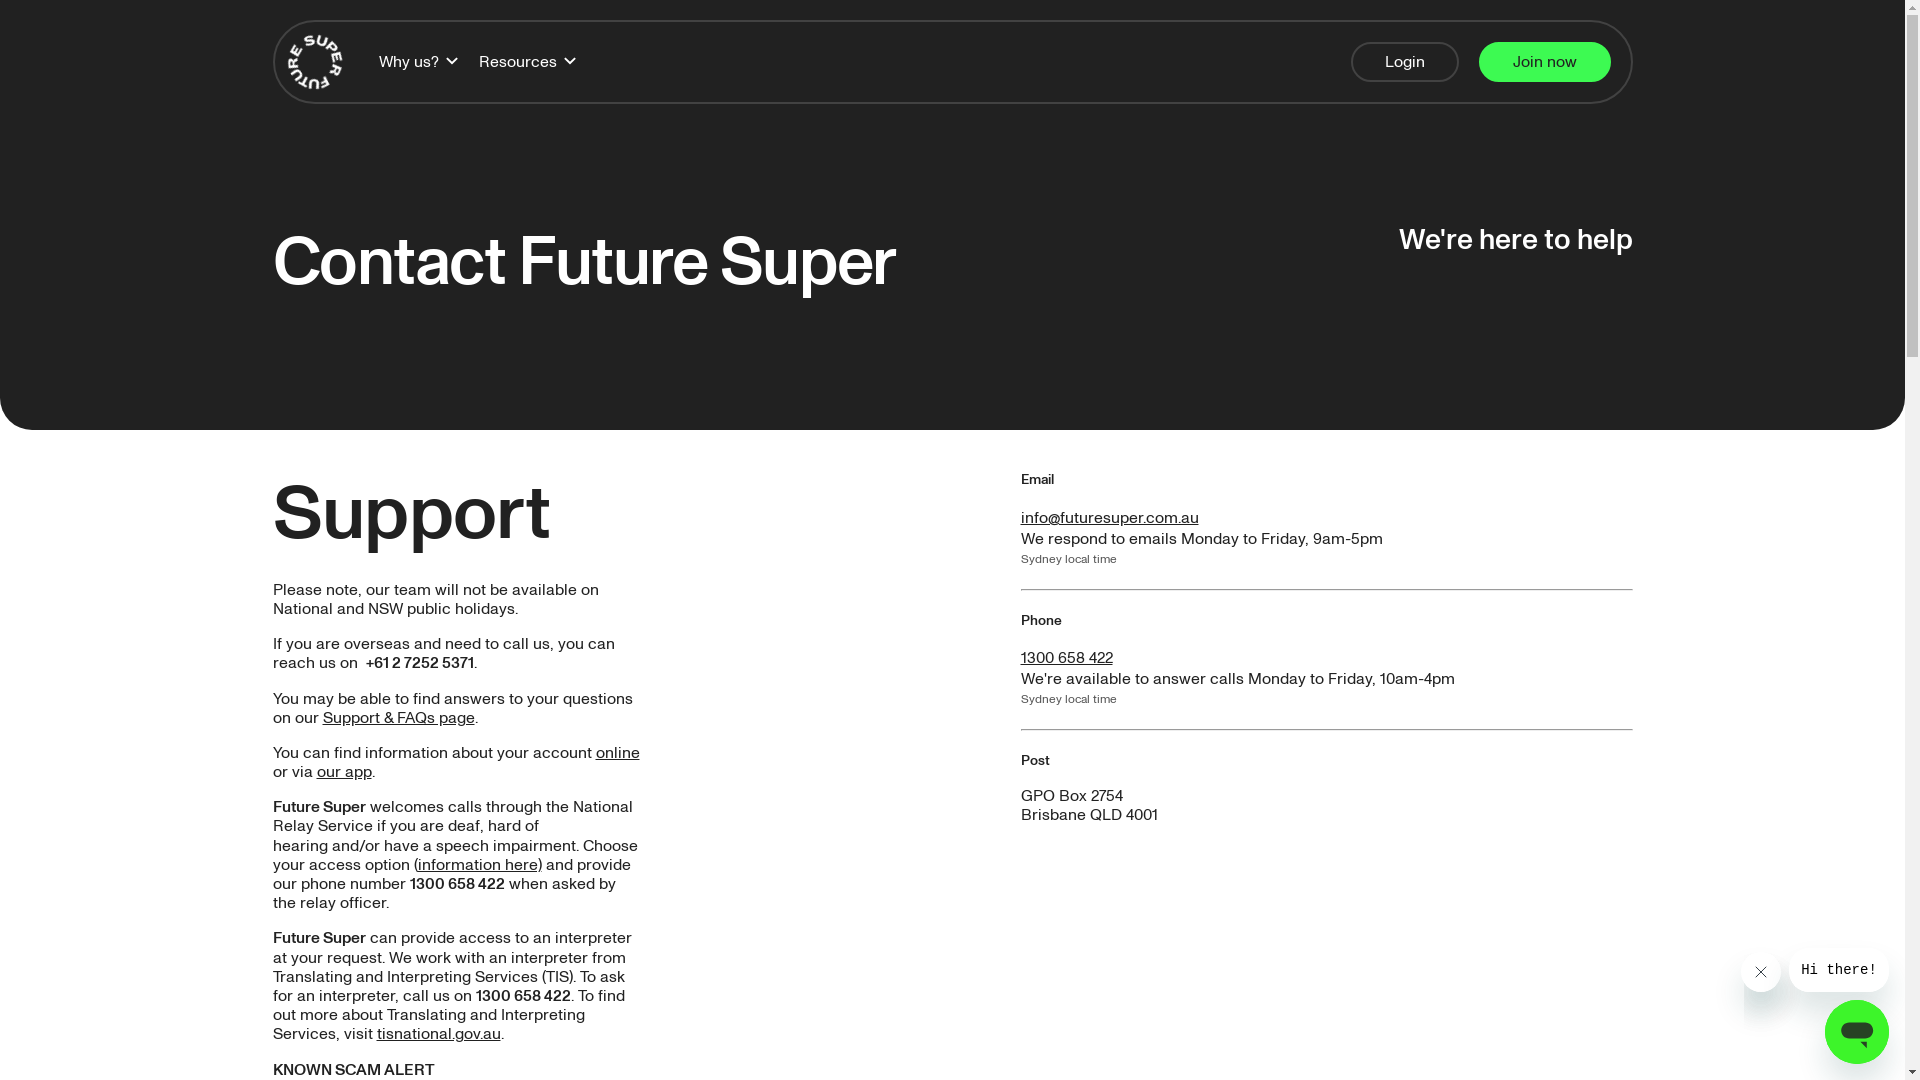 The height and width of the screenshot is (1080, 1920). Describe the element at coordinates (343, 770) in the screenshot. I see `'our app'` at that location.